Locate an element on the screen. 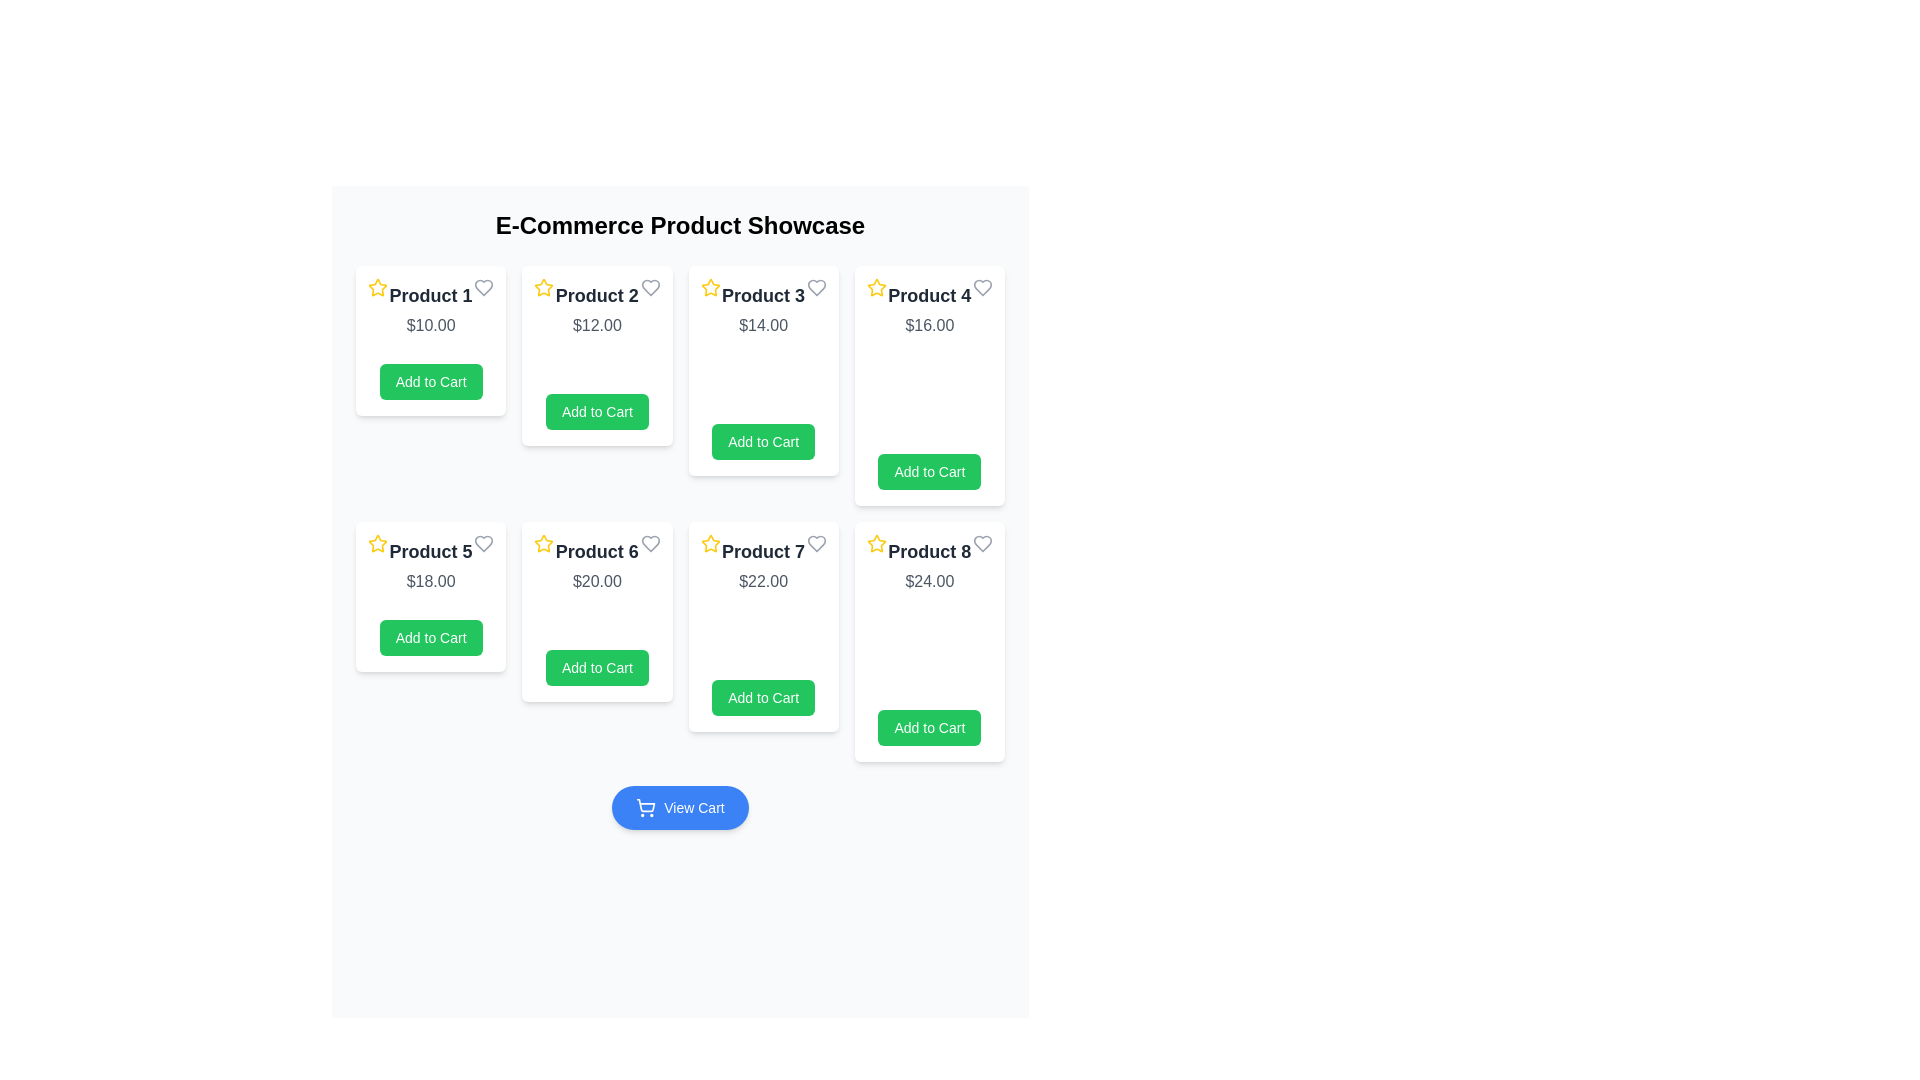 The height and width of the screenshot is (1080, 1920). the heart icon button located at the top-right corner of the 'Product 4' card is located at coordinates (983, 288).